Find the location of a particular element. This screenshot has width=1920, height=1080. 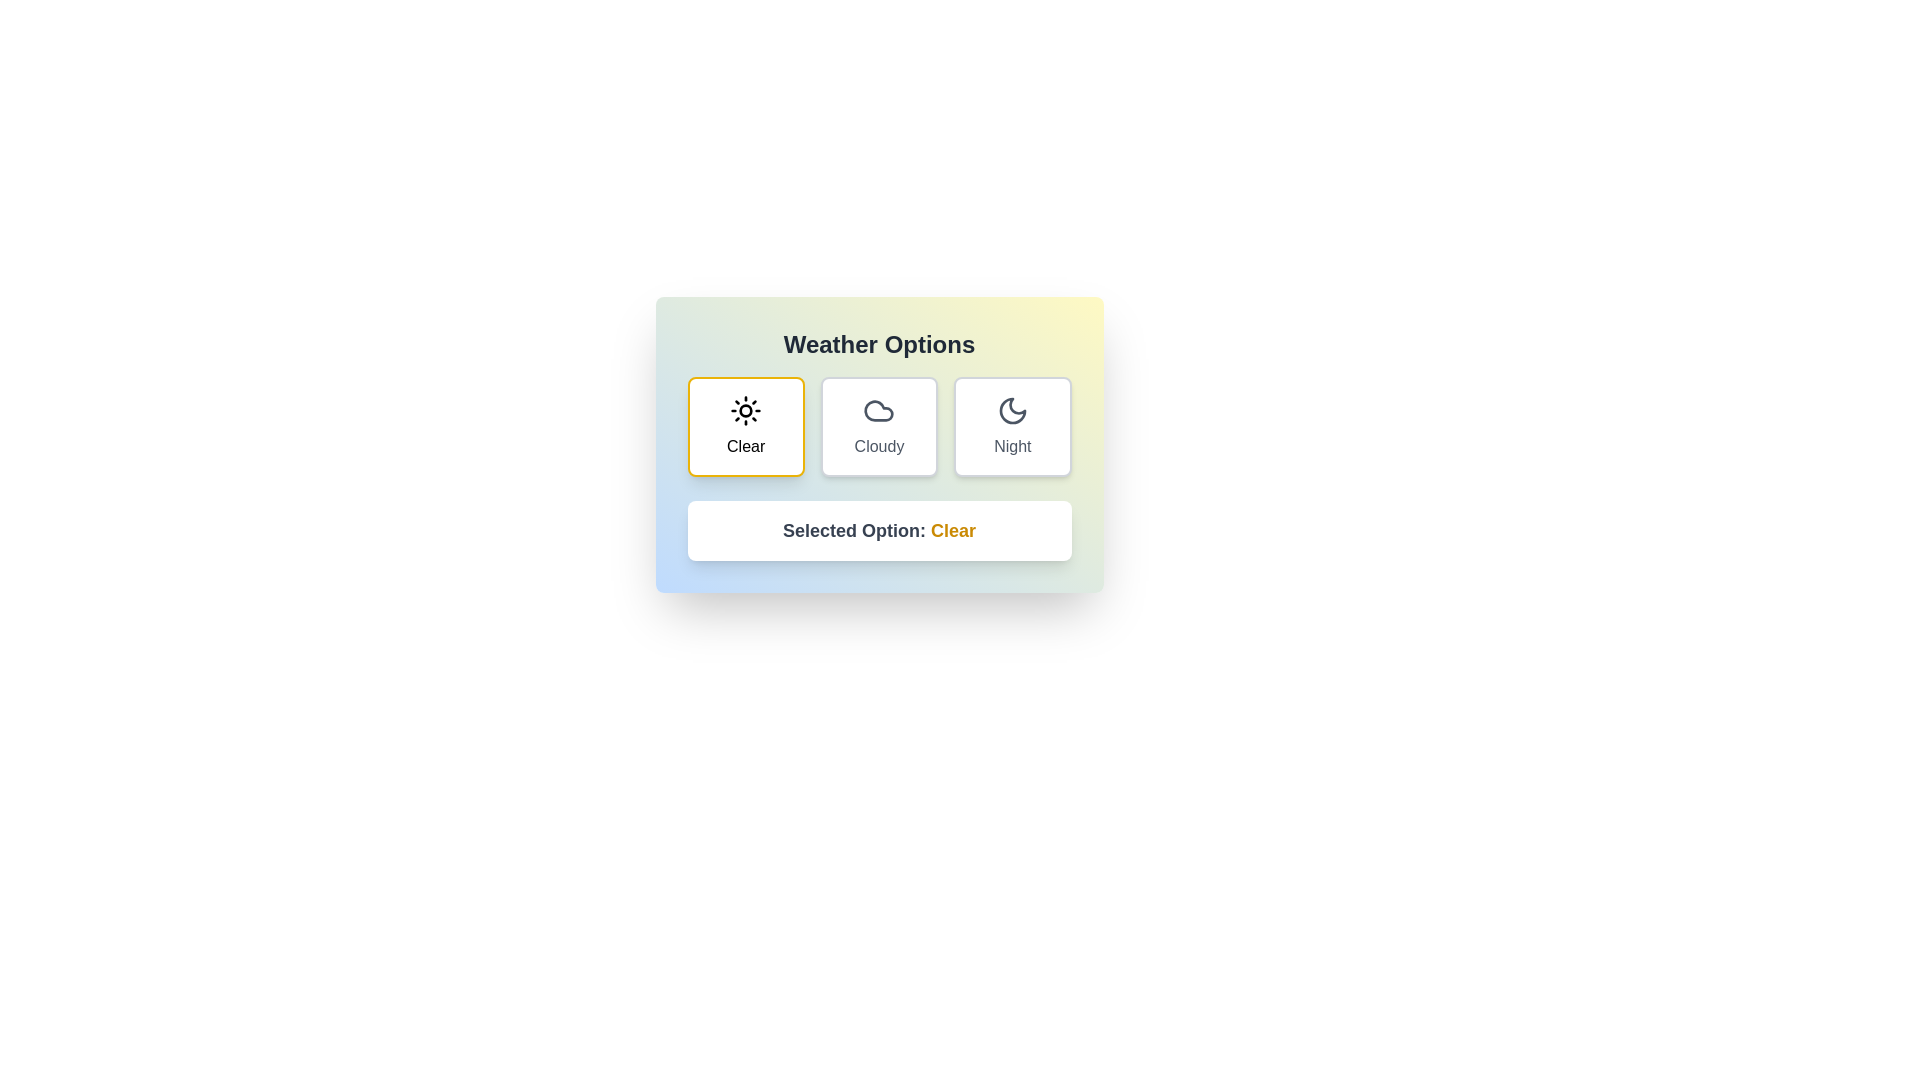

the 'Night' weather option icon, which is embedded in a selectable card labeled 'Night' is located at coordinates (1012, 410).